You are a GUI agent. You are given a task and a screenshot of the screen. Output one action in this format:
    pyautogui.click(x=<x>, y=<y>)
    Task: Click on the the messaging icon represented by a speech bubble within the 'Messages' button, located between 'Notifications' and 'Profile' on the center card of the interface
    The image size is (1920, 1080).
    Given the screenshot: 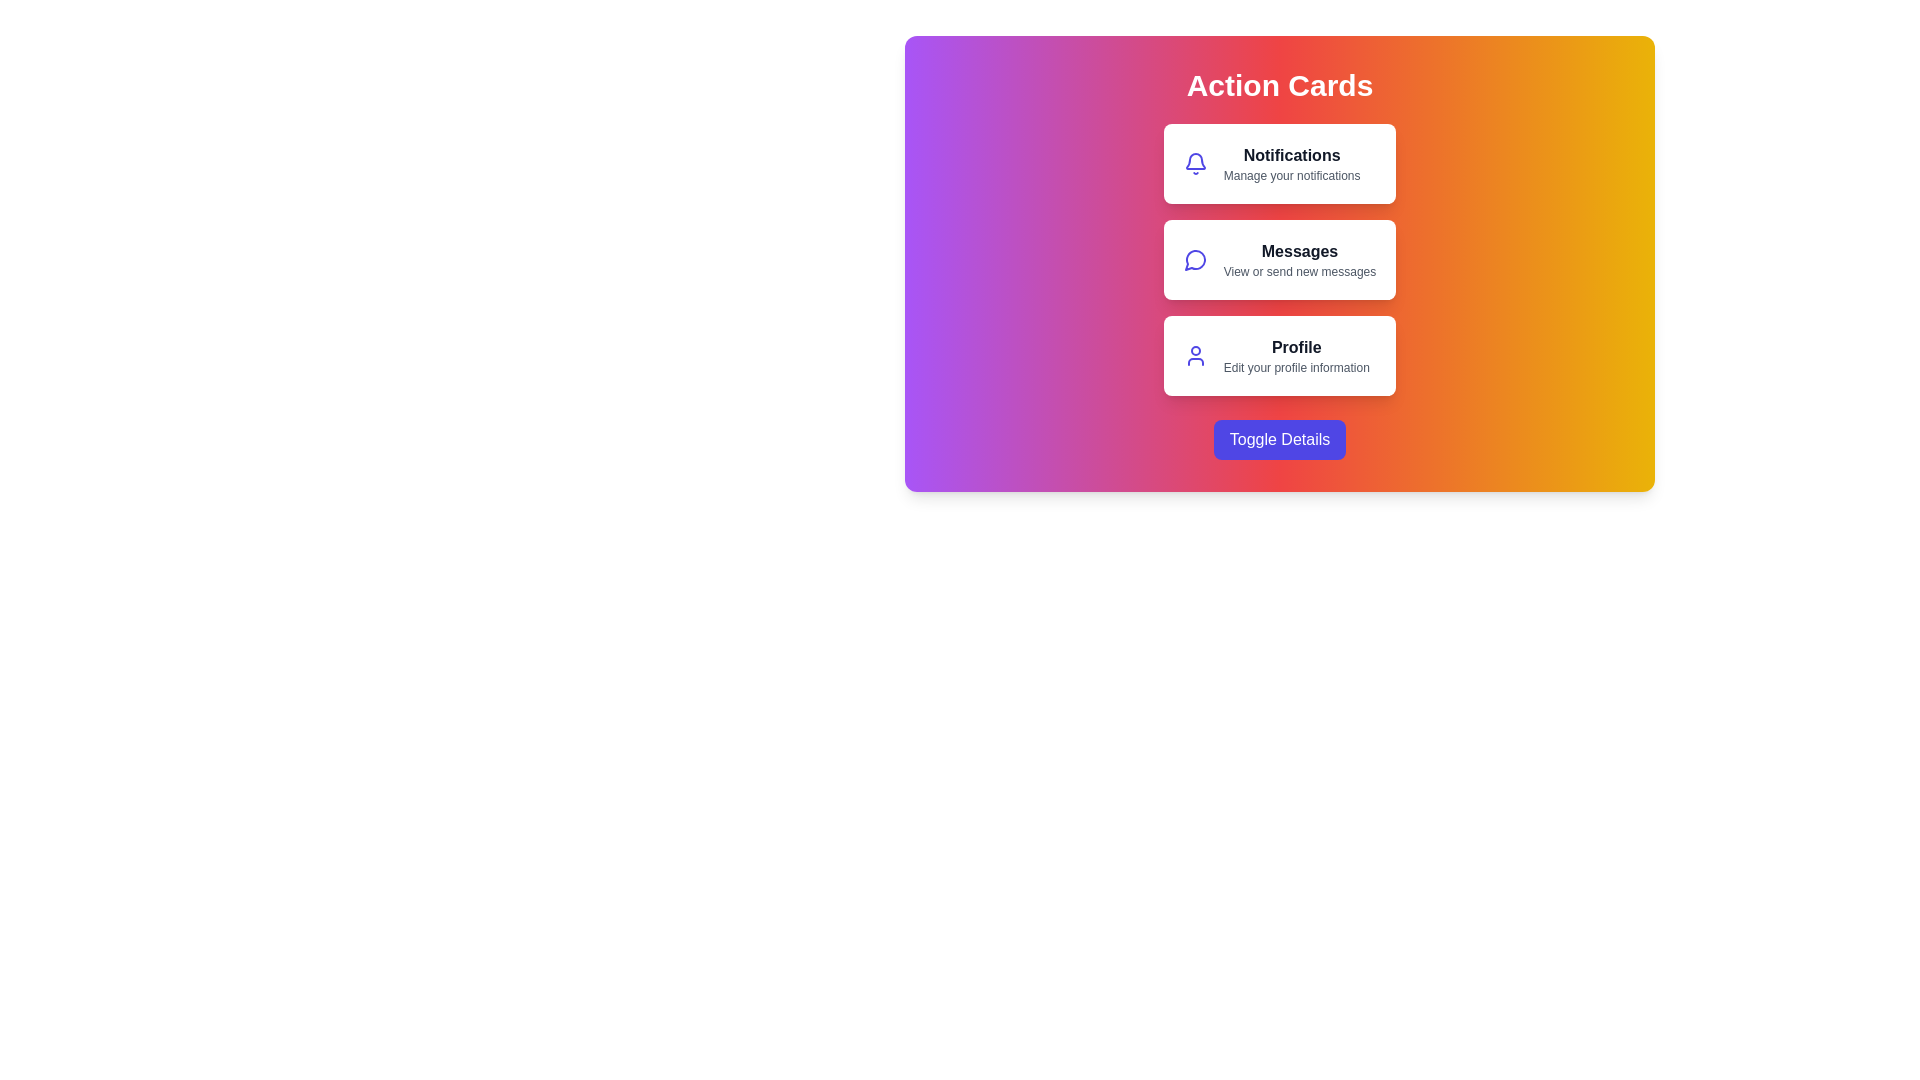 What is the action you would take?
    pyautogui.click(x=1195, y=259)
    